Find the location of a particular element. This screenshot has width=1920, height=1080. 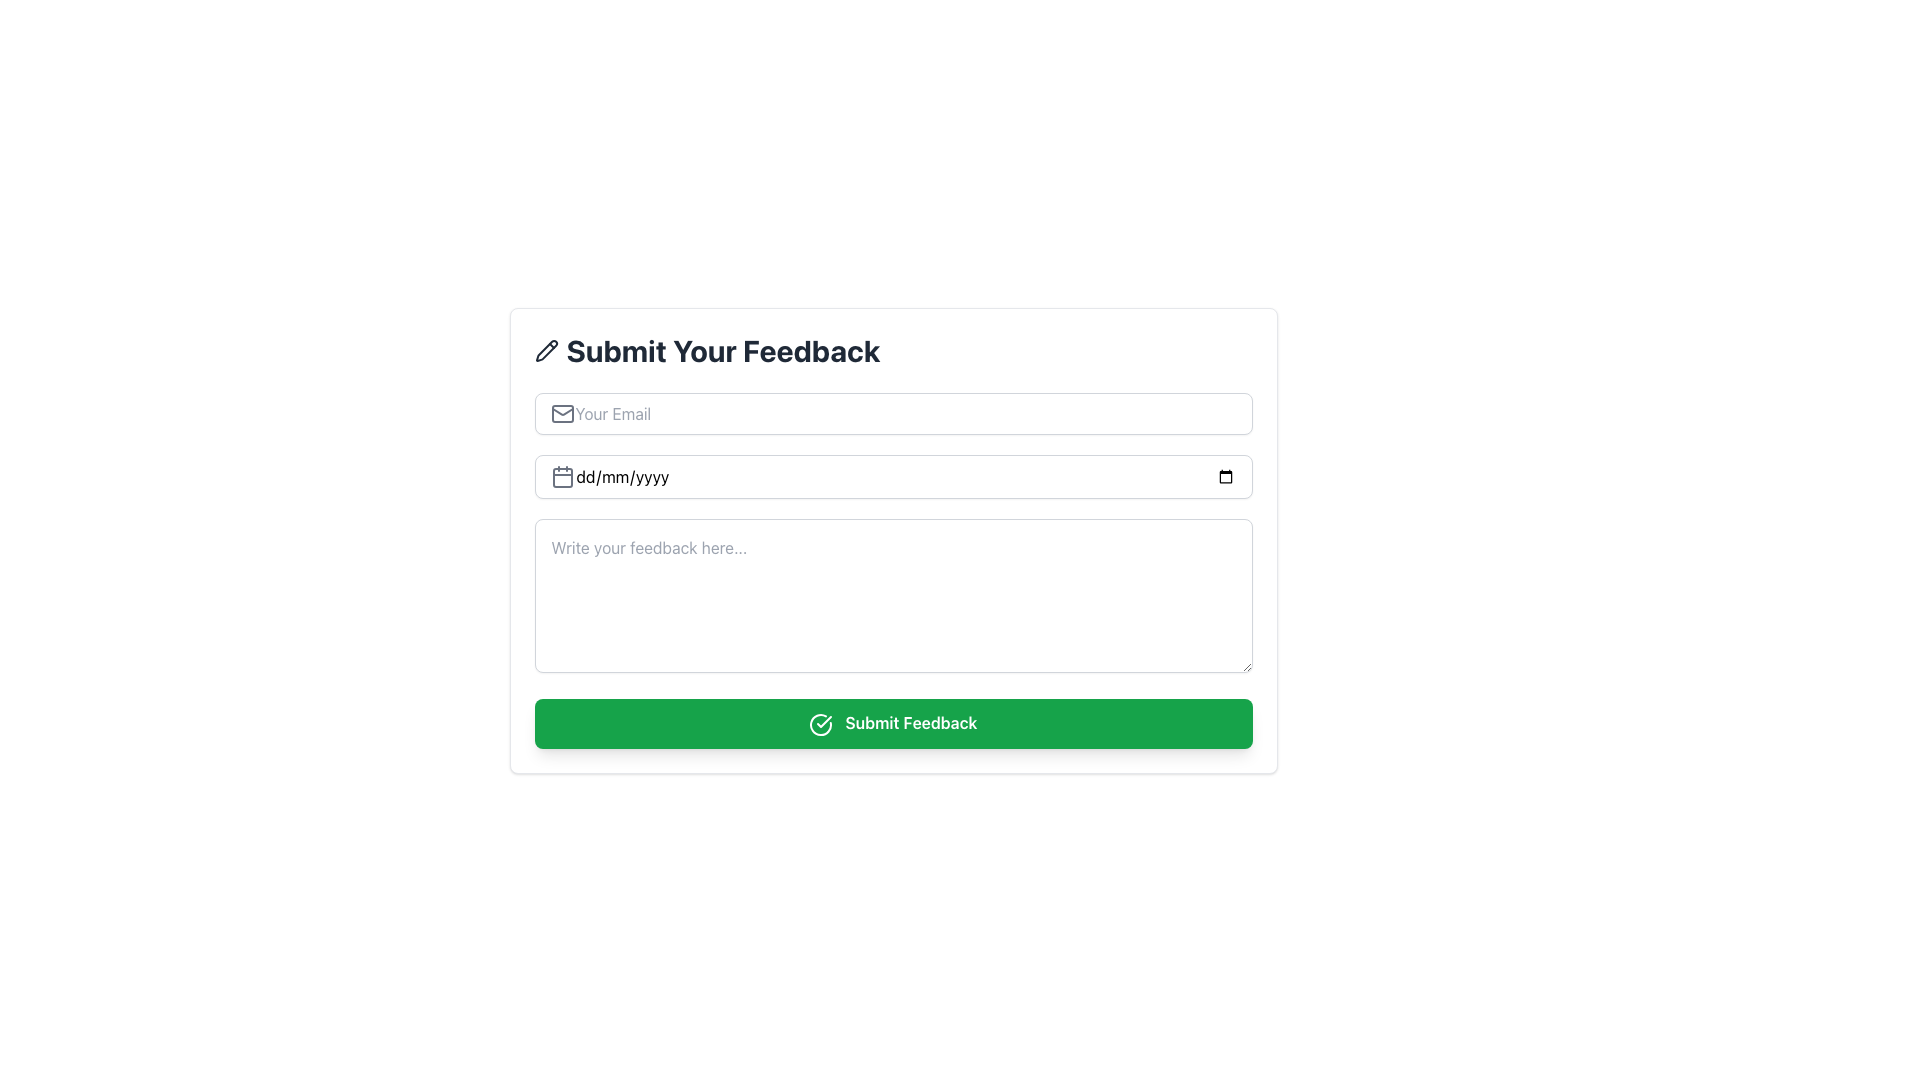

the small rectangular shape with rounded corners that is part of the envelope icon, located within the SVG component of the mail icon is located at coordinates (561, 412).